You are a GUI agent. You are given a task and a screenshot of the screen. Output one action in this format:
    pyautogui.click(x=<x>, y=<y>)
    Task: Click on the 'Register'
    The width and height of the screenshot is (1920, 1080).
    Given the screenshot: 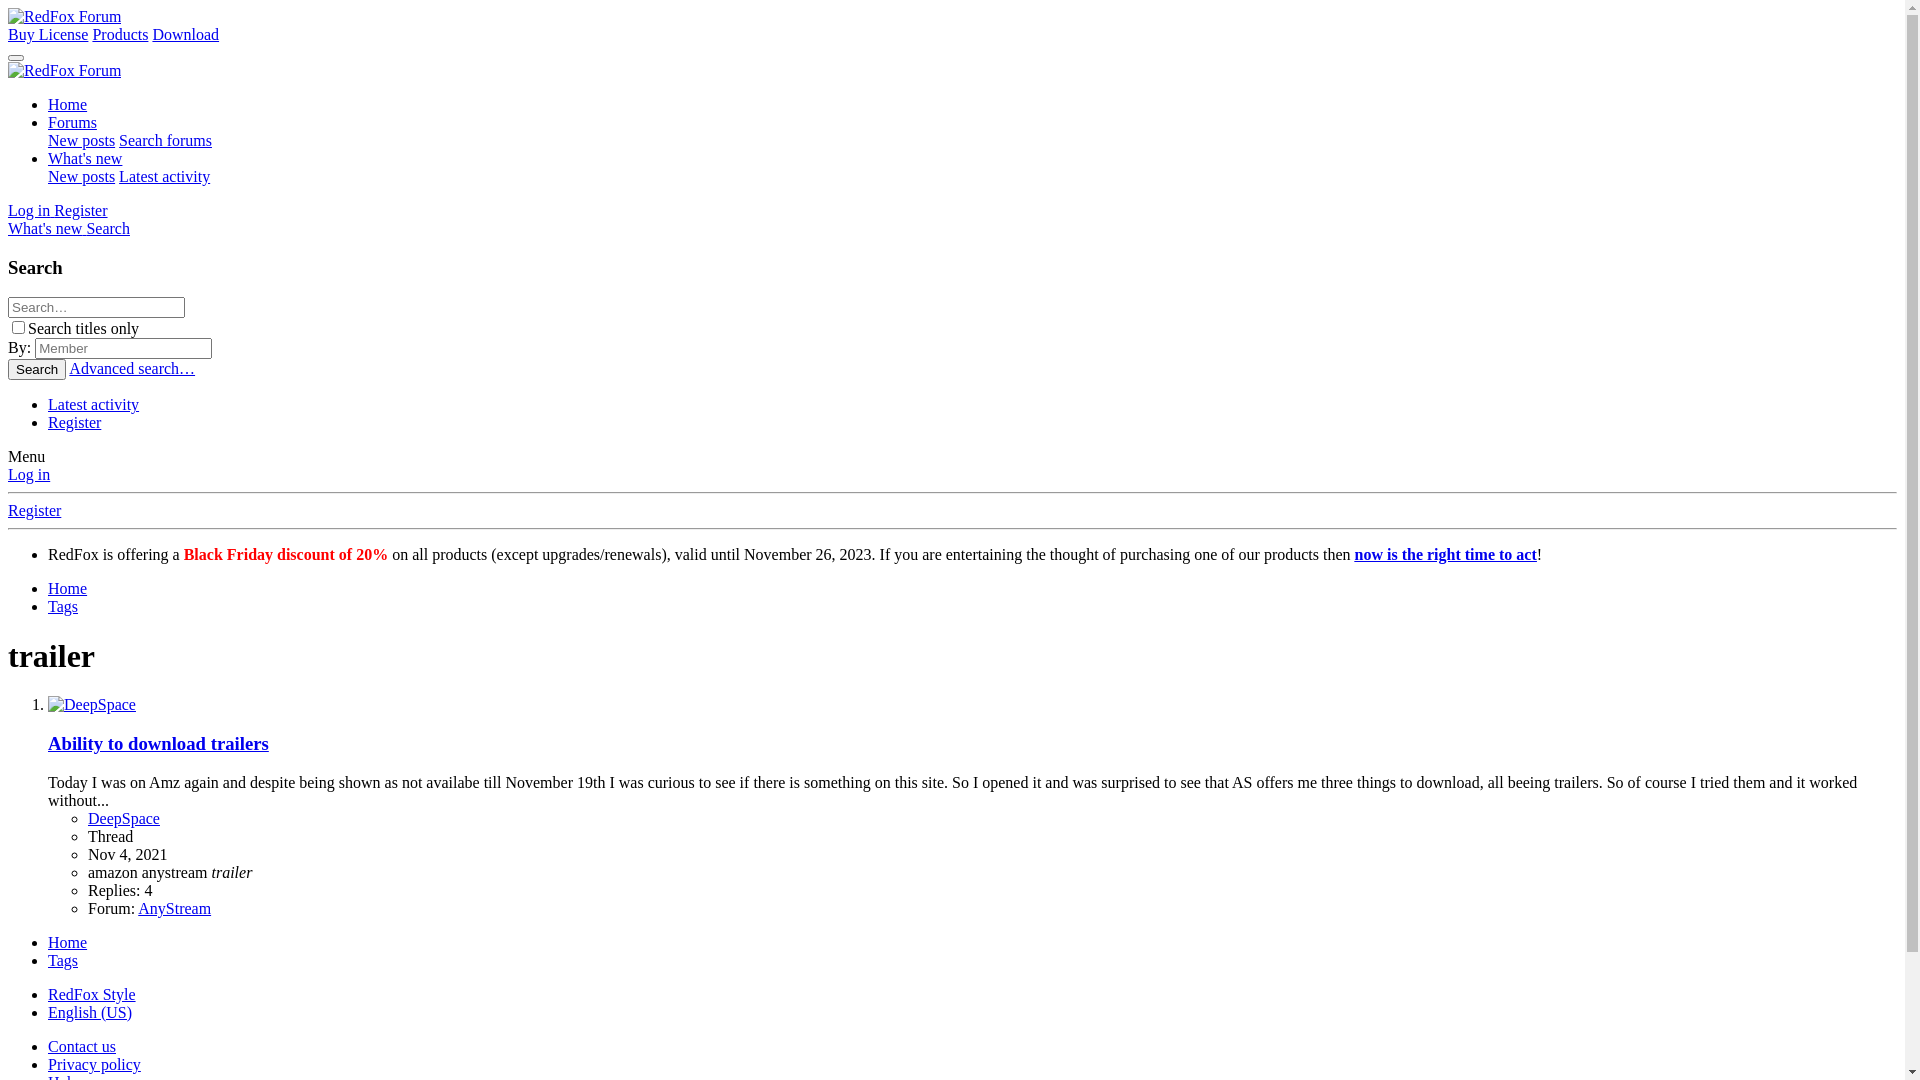 What is the action you would take?
    pyautogui.click(x=80, y=210)
    